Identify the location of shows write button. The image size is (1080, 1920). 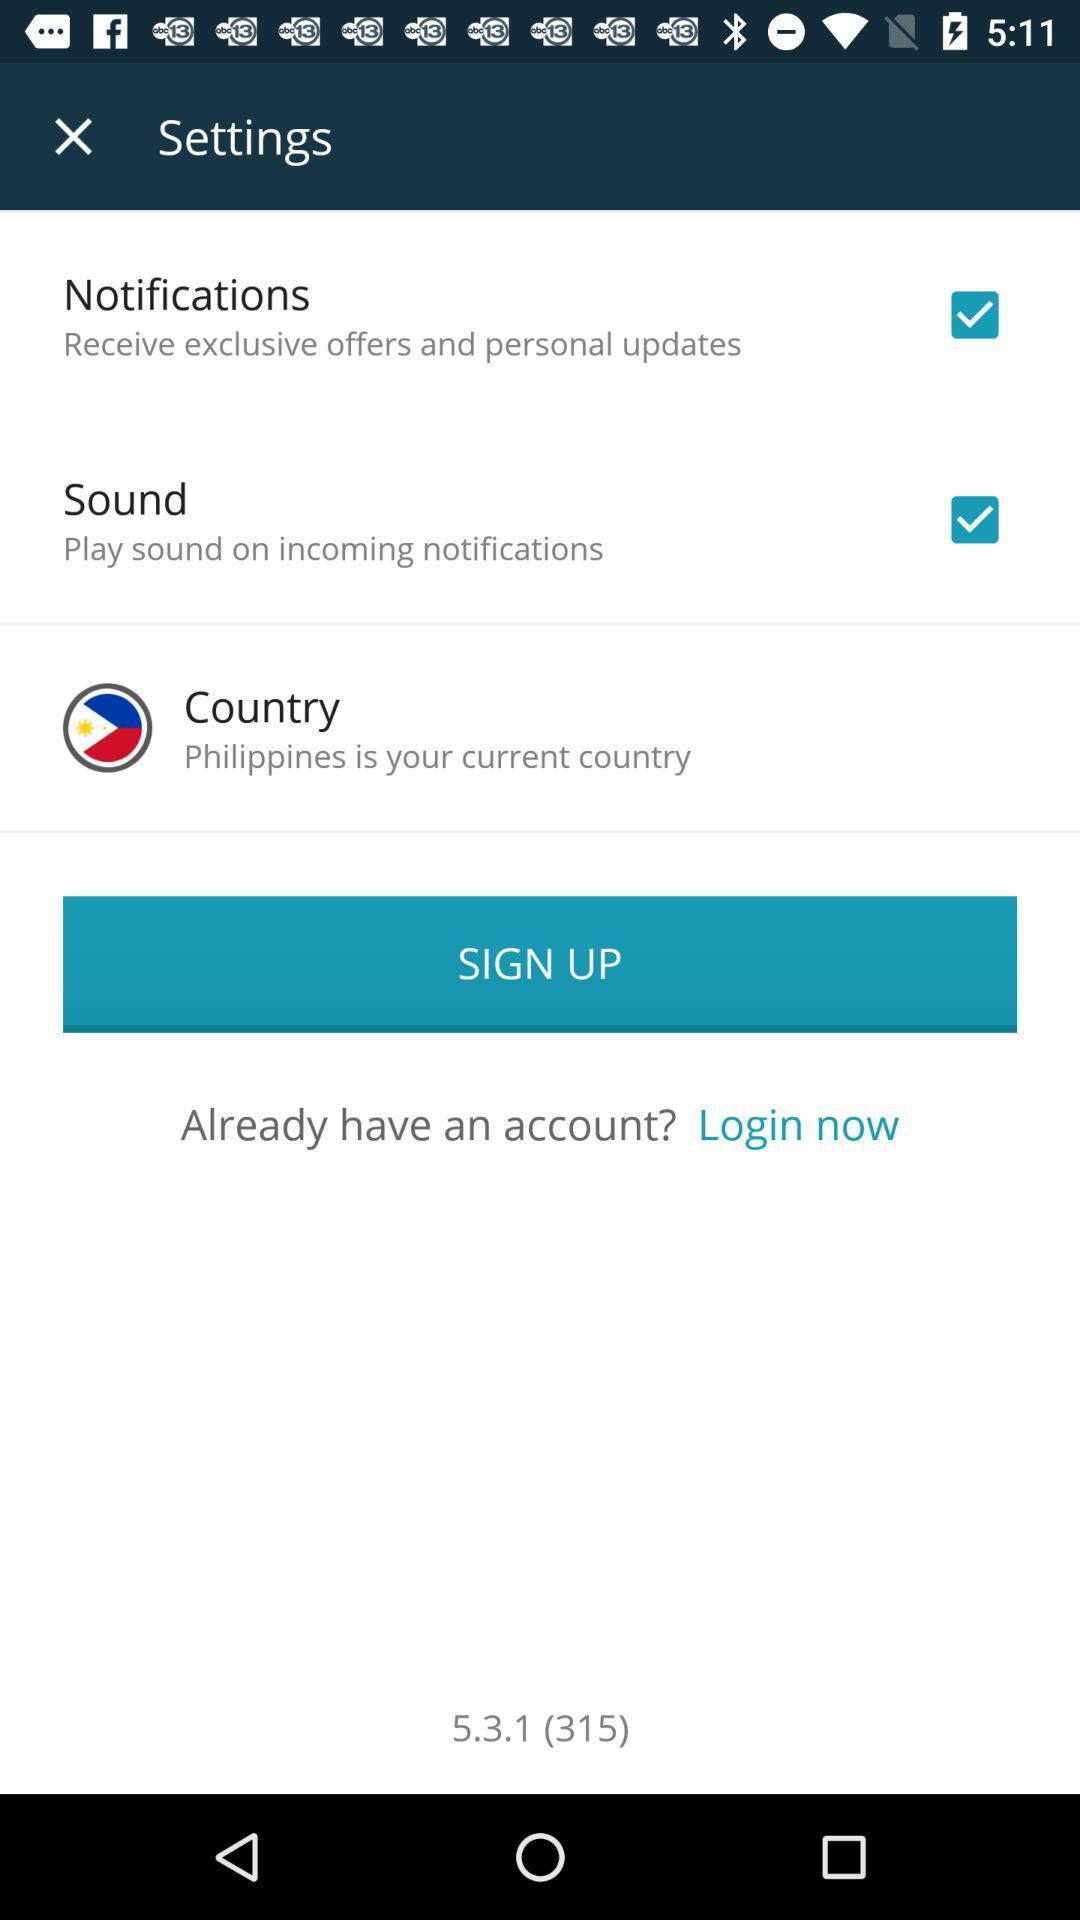
(974, 314).